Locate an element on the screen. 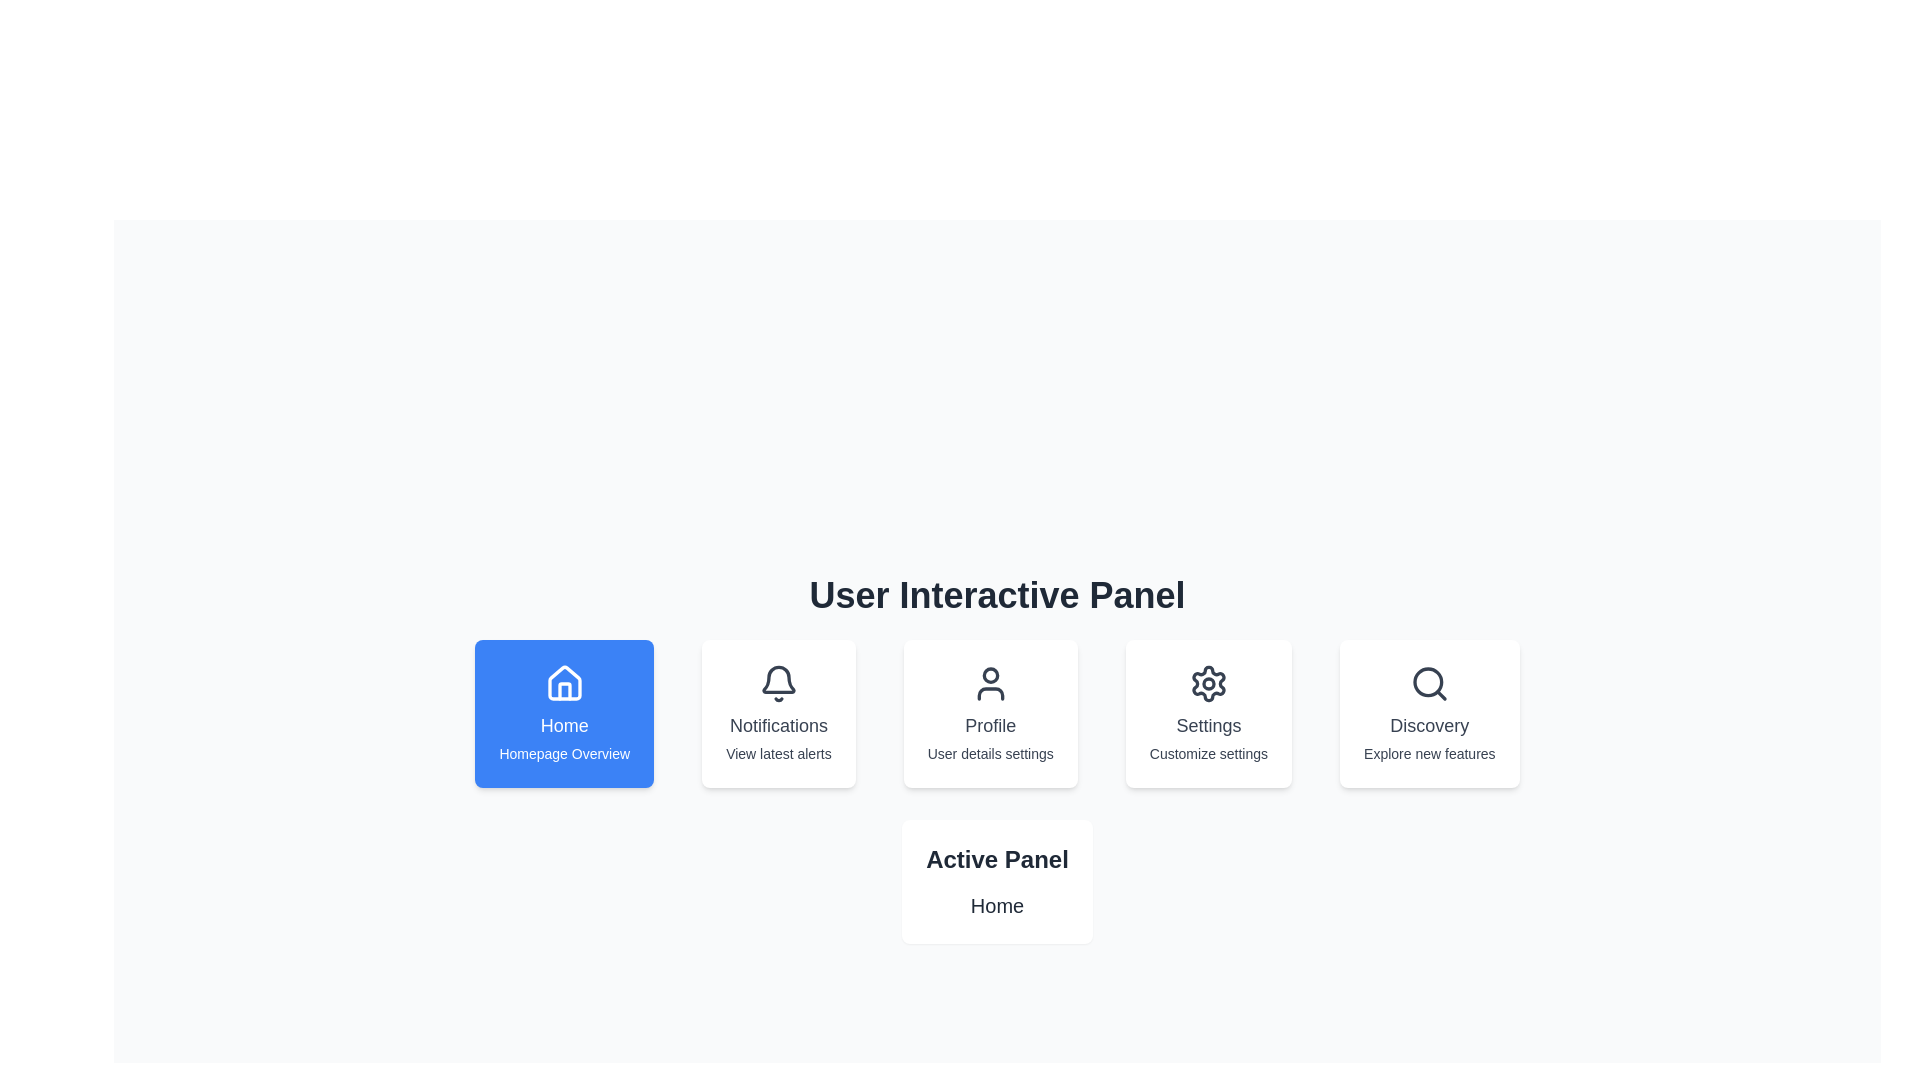  the third card labeled 'Profile' in the User Interactive Panel is located at coordinates (990, 712).